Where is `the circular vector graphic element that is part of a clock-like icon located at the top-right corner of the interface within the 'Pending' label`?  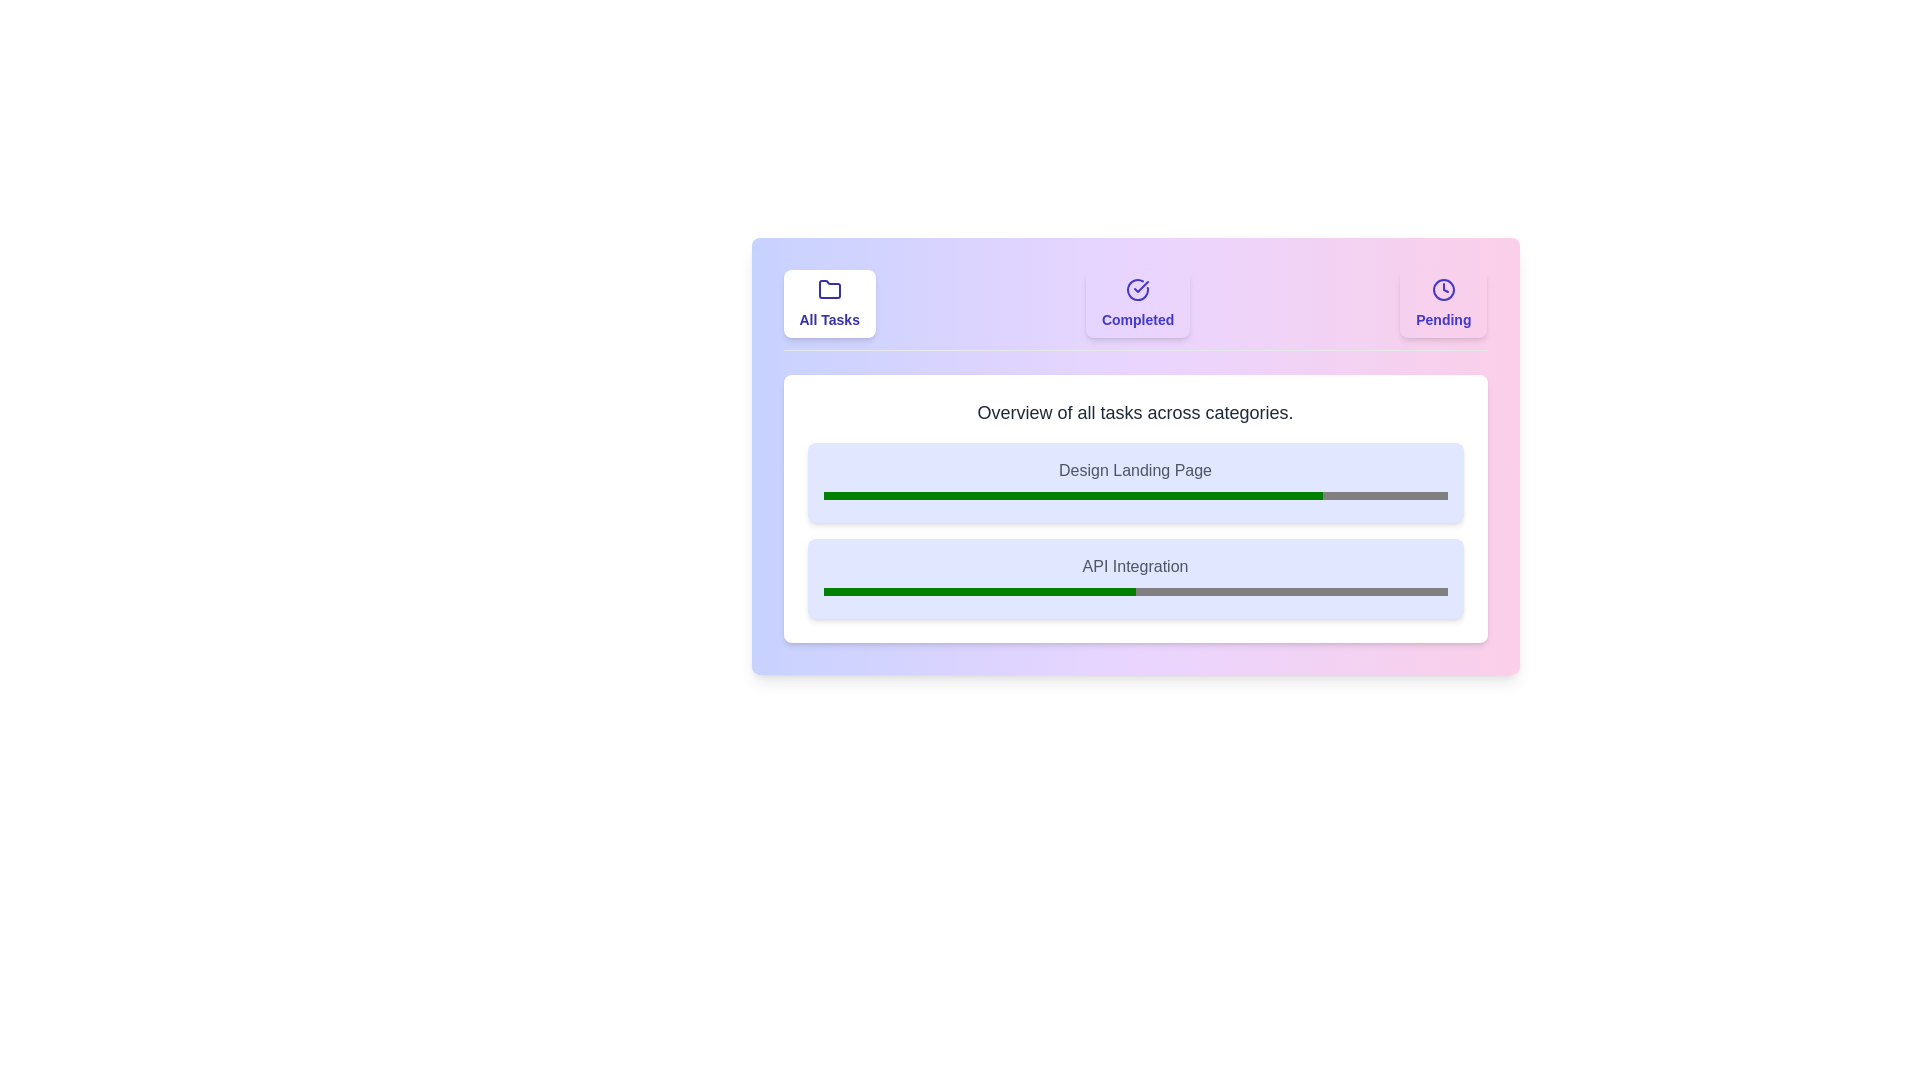 the circular vector graphic element that is part of a clock-like icon located at the top-right corner of the interface within the 'Pending' label is located at coordinates (1443, 289).